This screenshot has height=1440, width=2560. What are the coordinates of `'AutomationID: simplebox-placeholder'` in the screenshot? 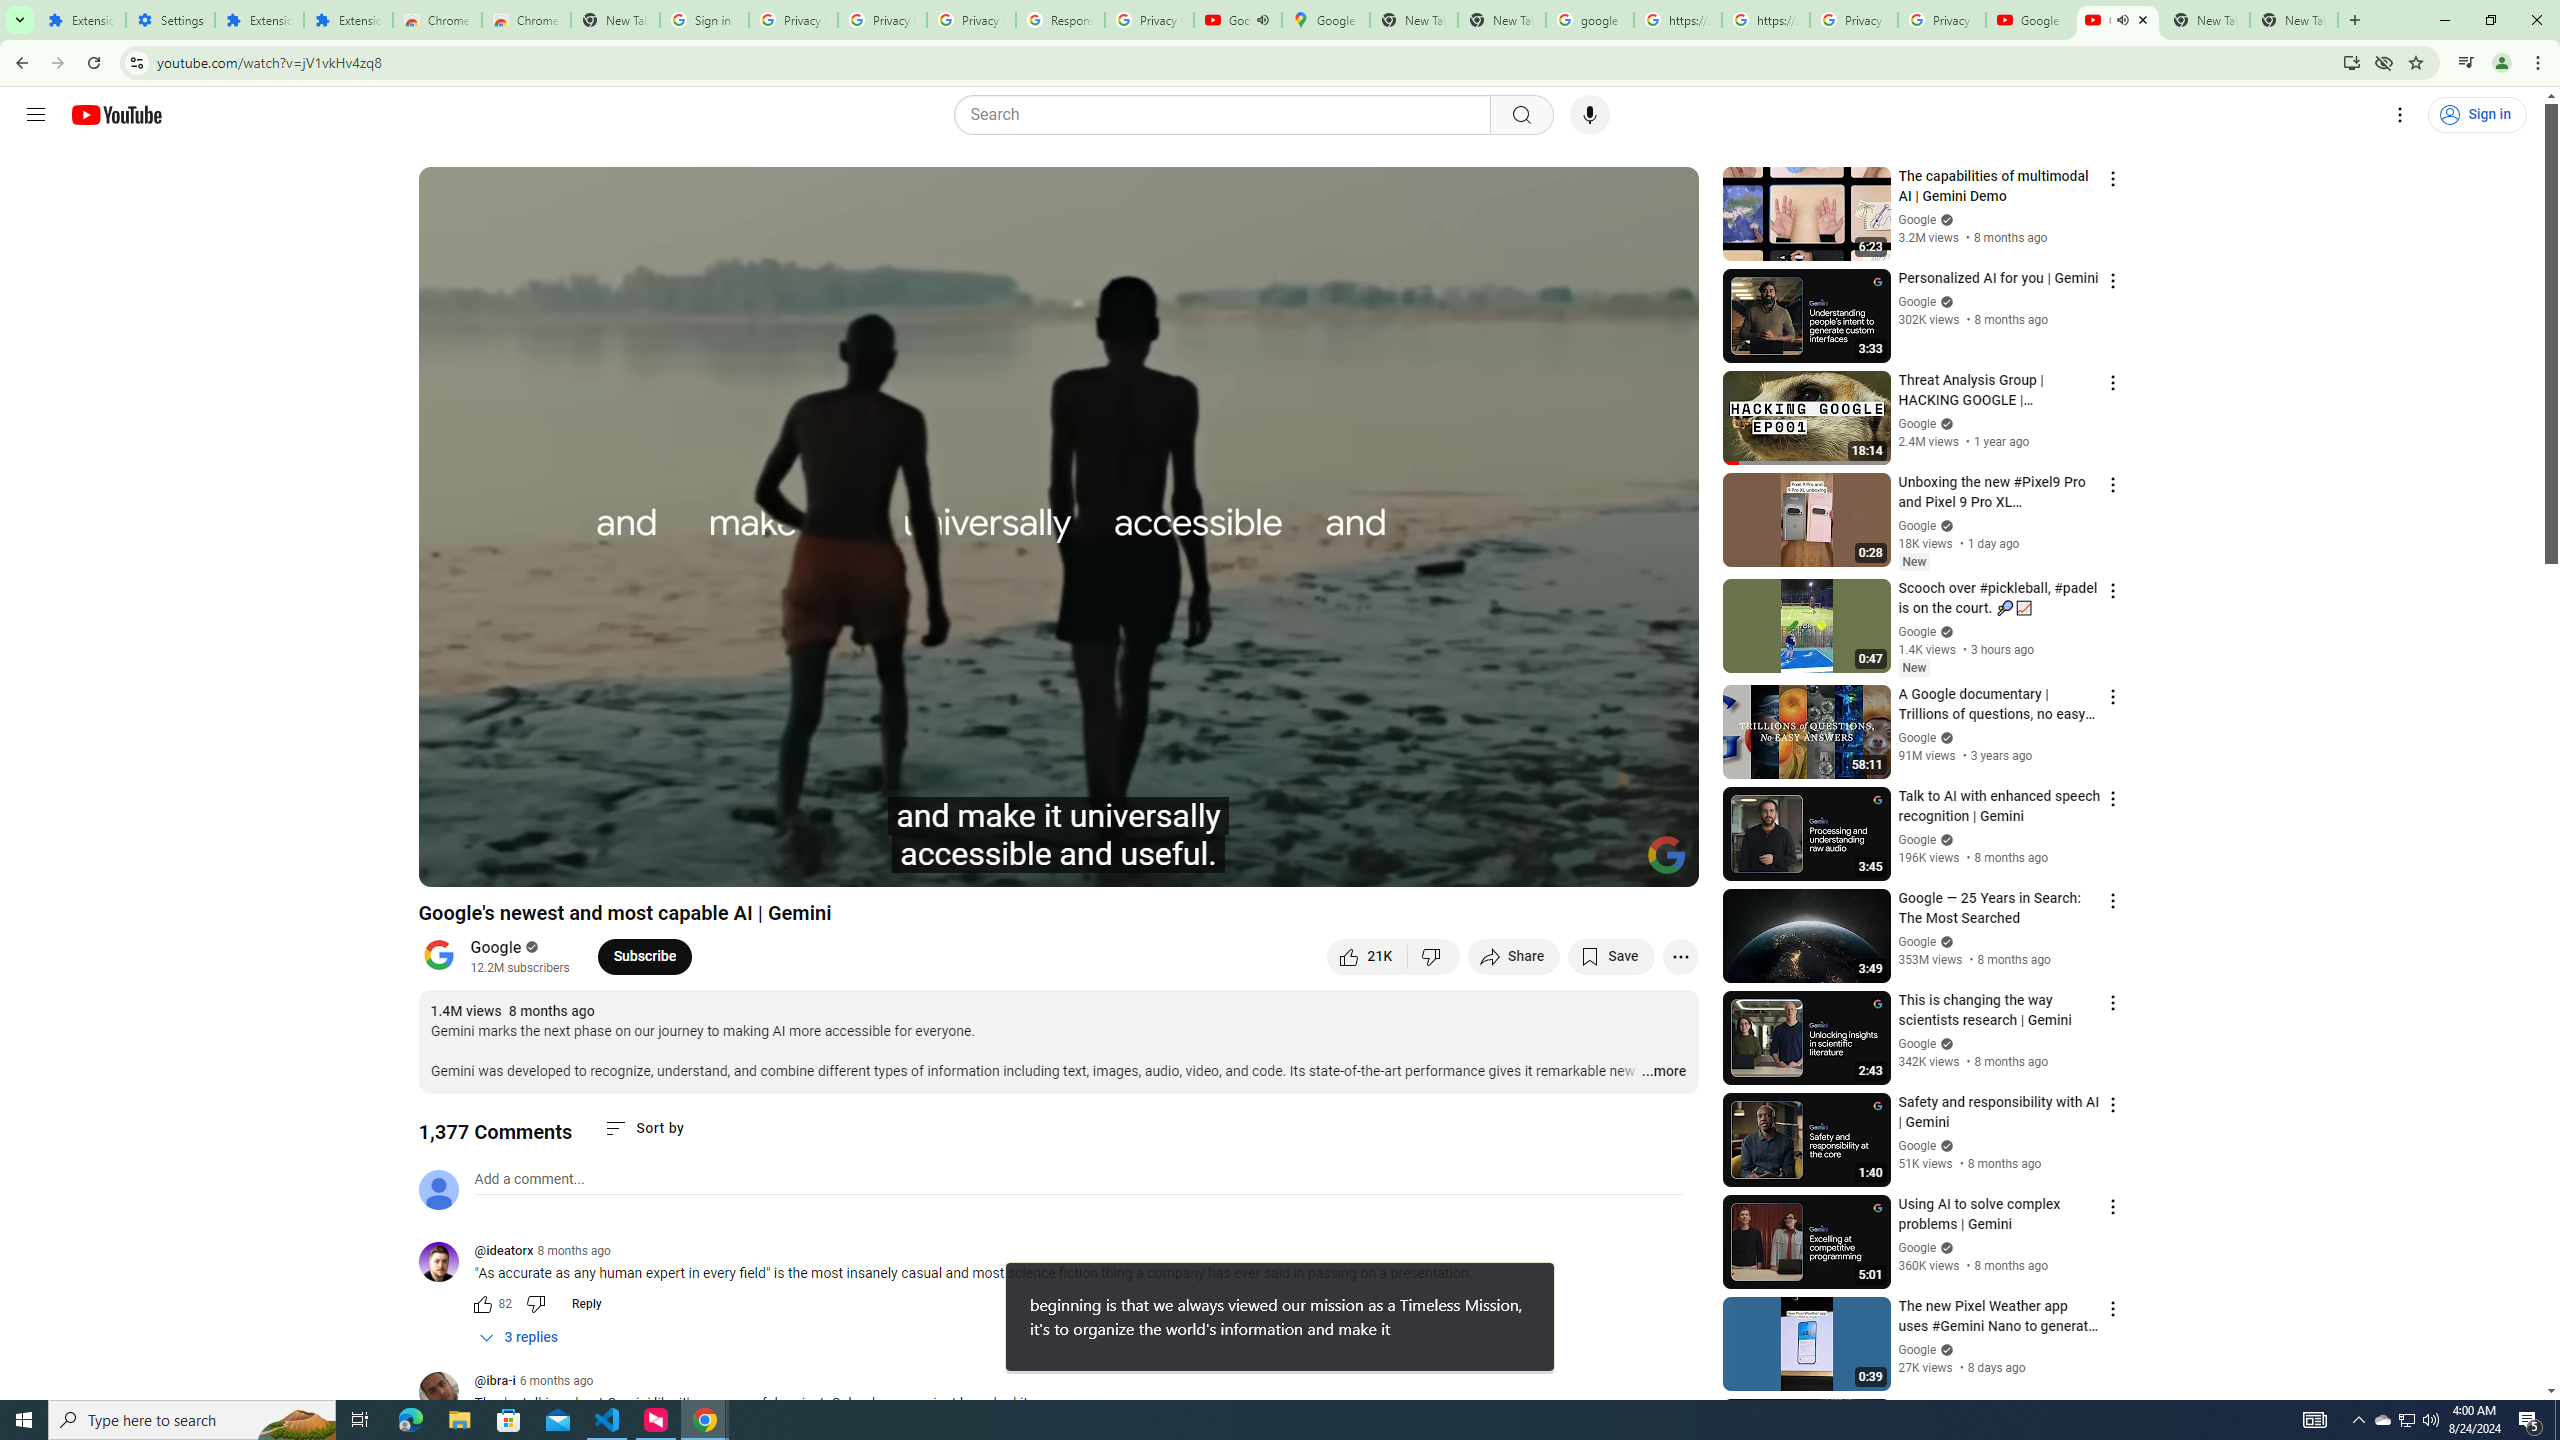 It's located at (529, 1179).